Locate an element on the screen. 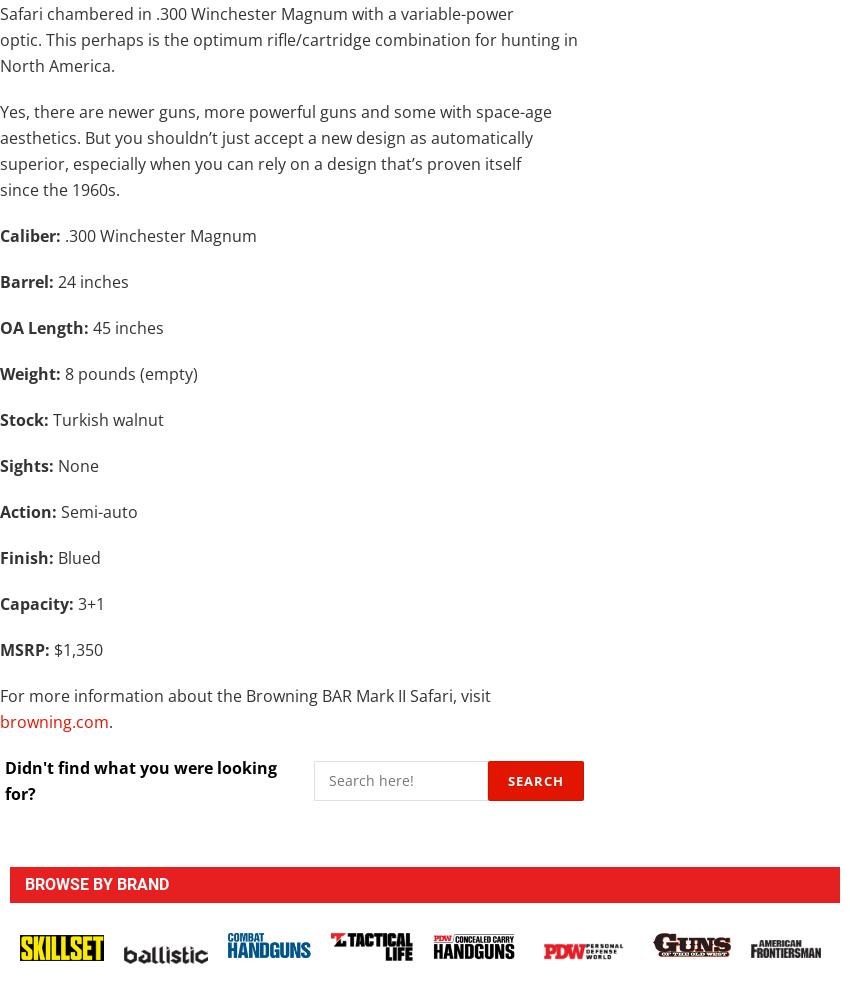 The width and height of the screenshot is (850, 981). 'Search' is located at coordinates (535, 779).